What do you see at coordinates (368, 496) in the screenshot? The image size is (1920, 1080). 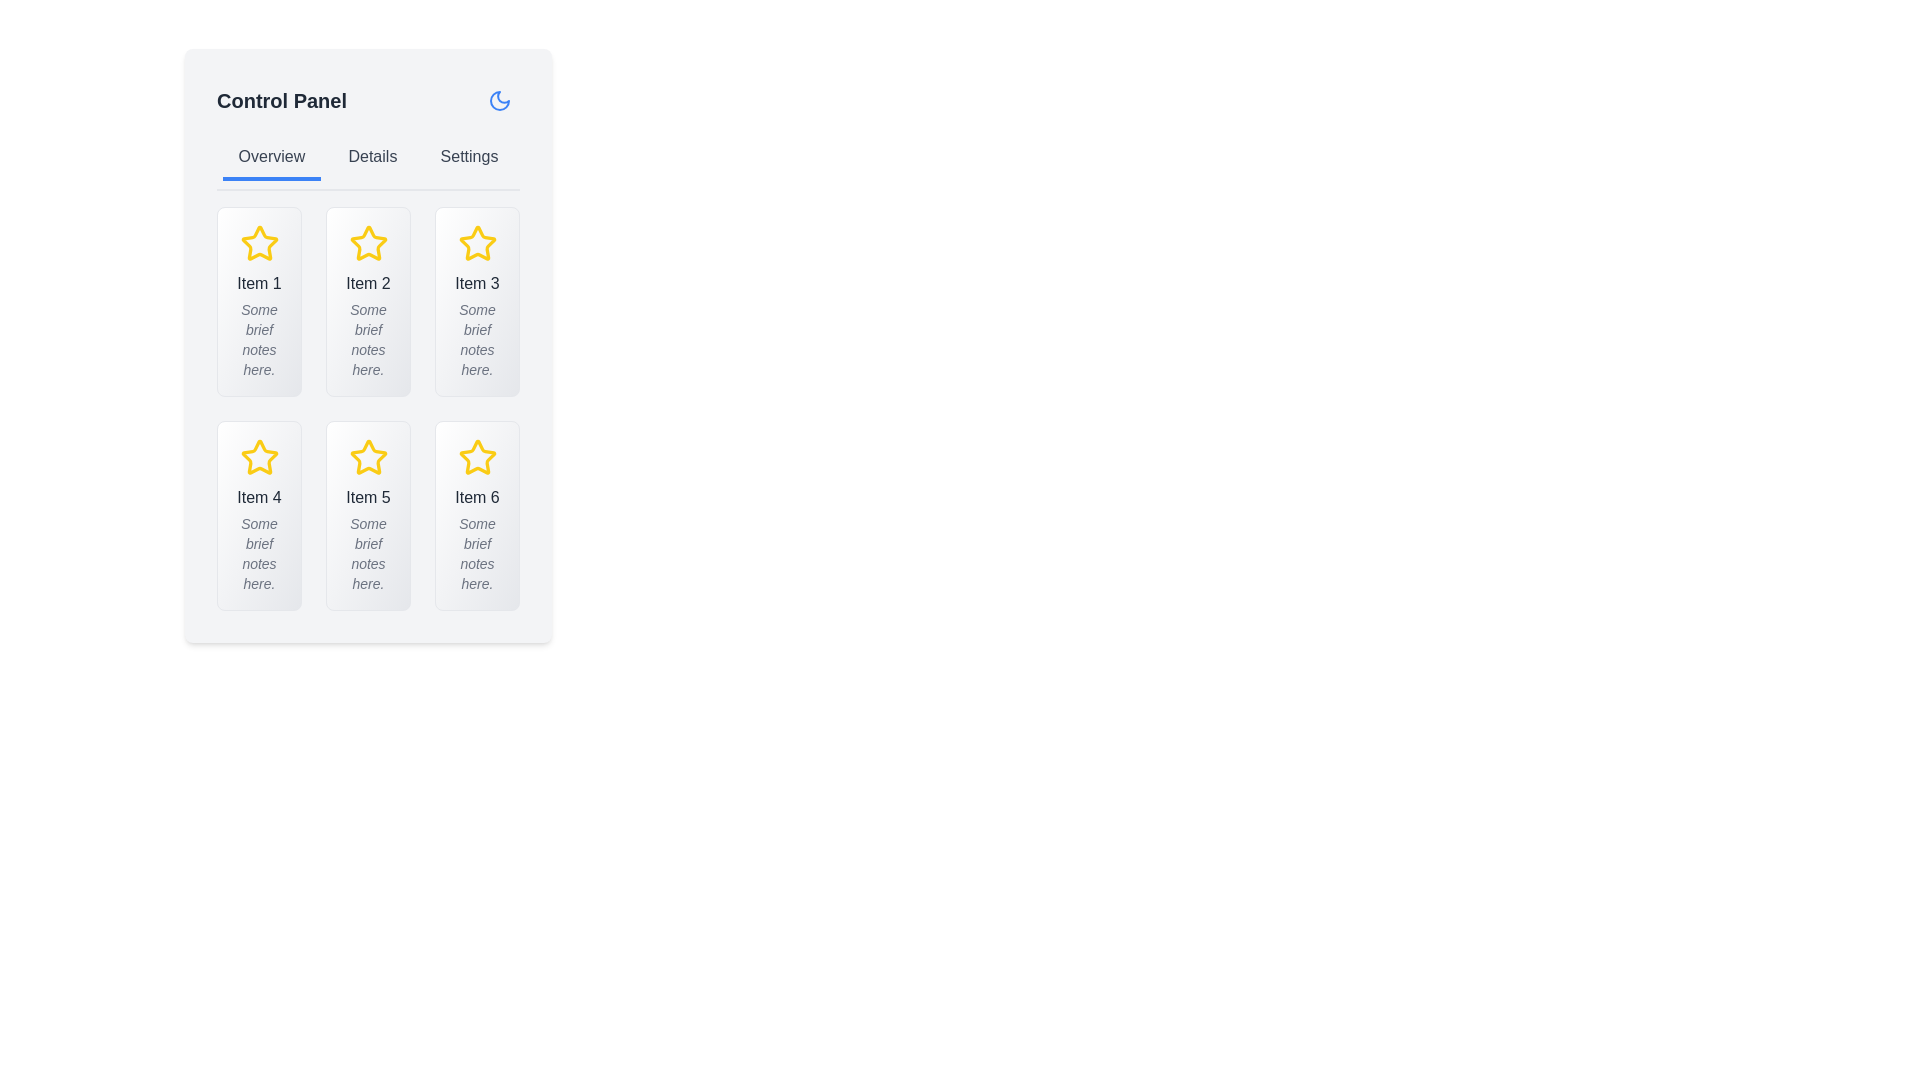 I see `the text label displaying 'Item 5' which is in medium font weight and gray color, located in the second row, second column of the grid layout` at bounding box center [368, 496].